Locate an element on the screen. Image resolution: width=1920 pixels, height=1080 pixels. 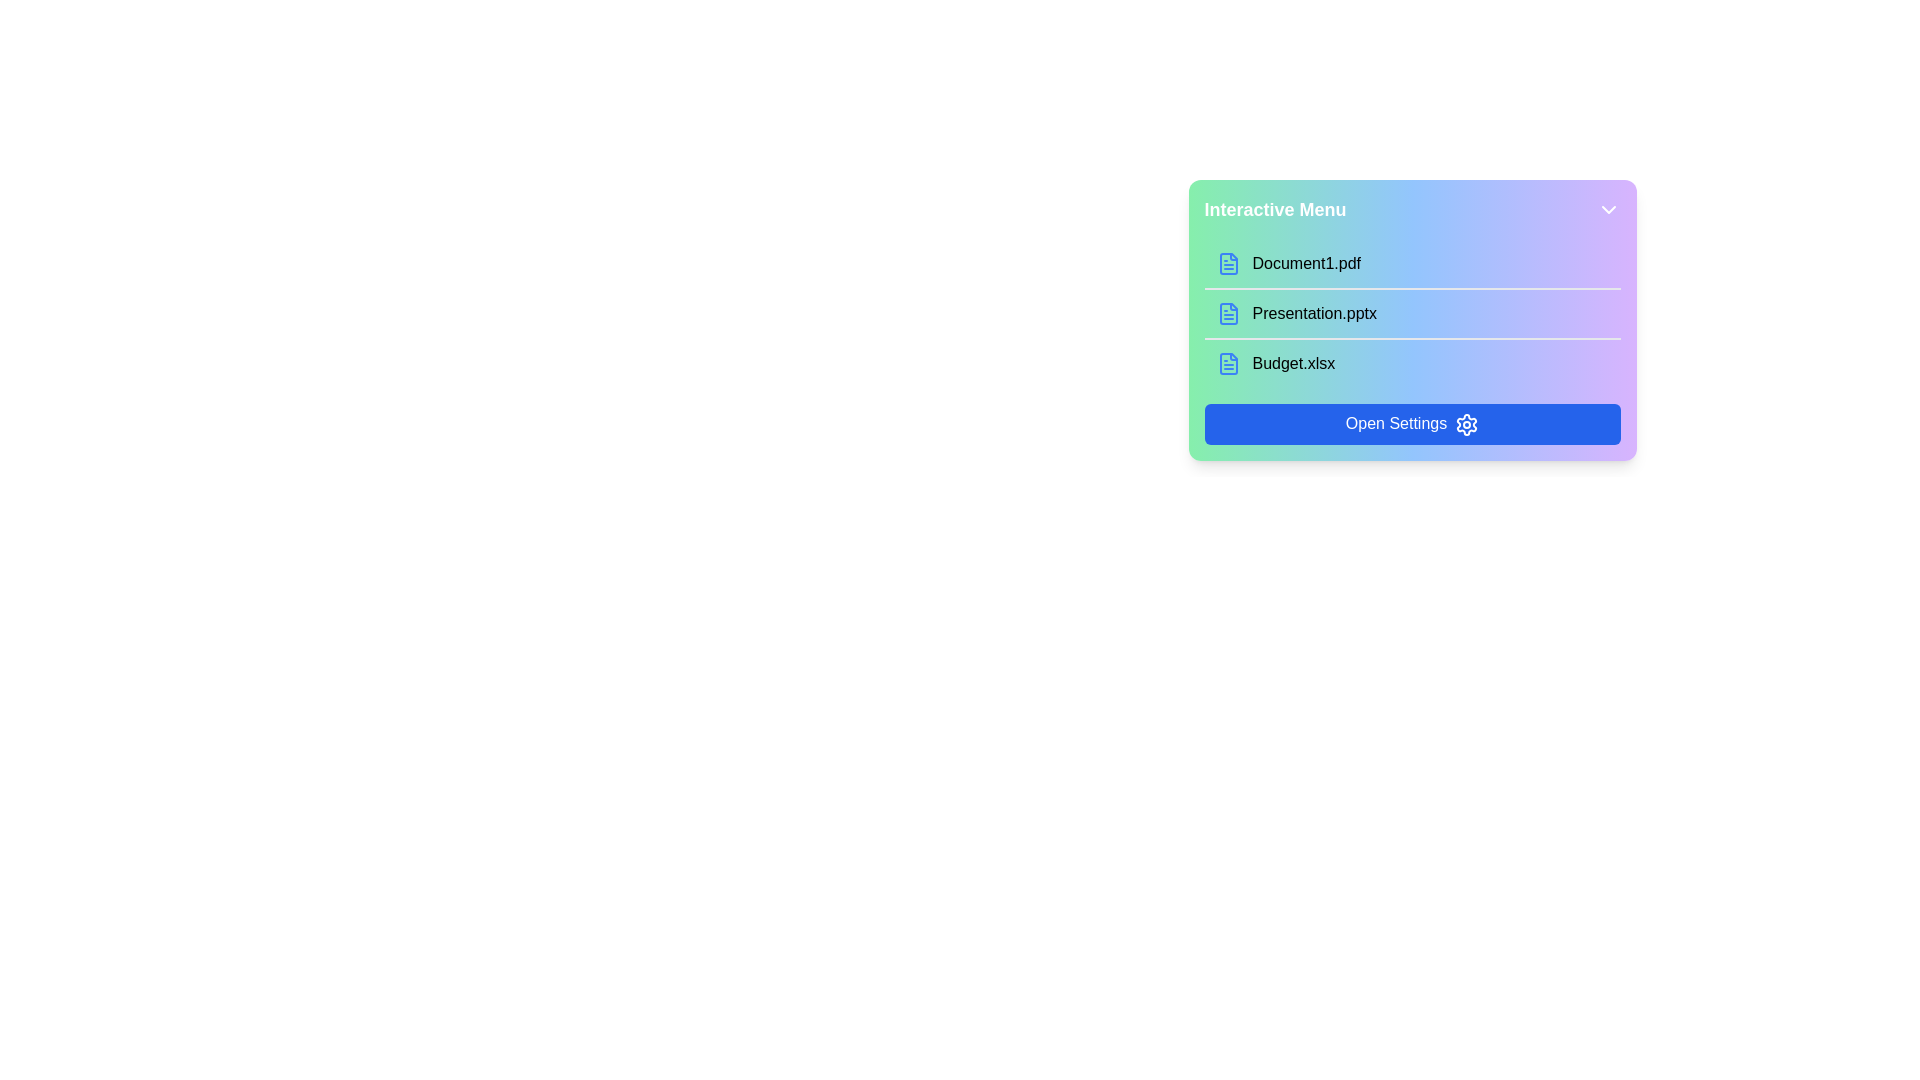
the blue rectangular button labeled 'Open Settings' which contains the settings gear icon, located towards the bottom-right of the interface is located at coordinates (1467, 423).